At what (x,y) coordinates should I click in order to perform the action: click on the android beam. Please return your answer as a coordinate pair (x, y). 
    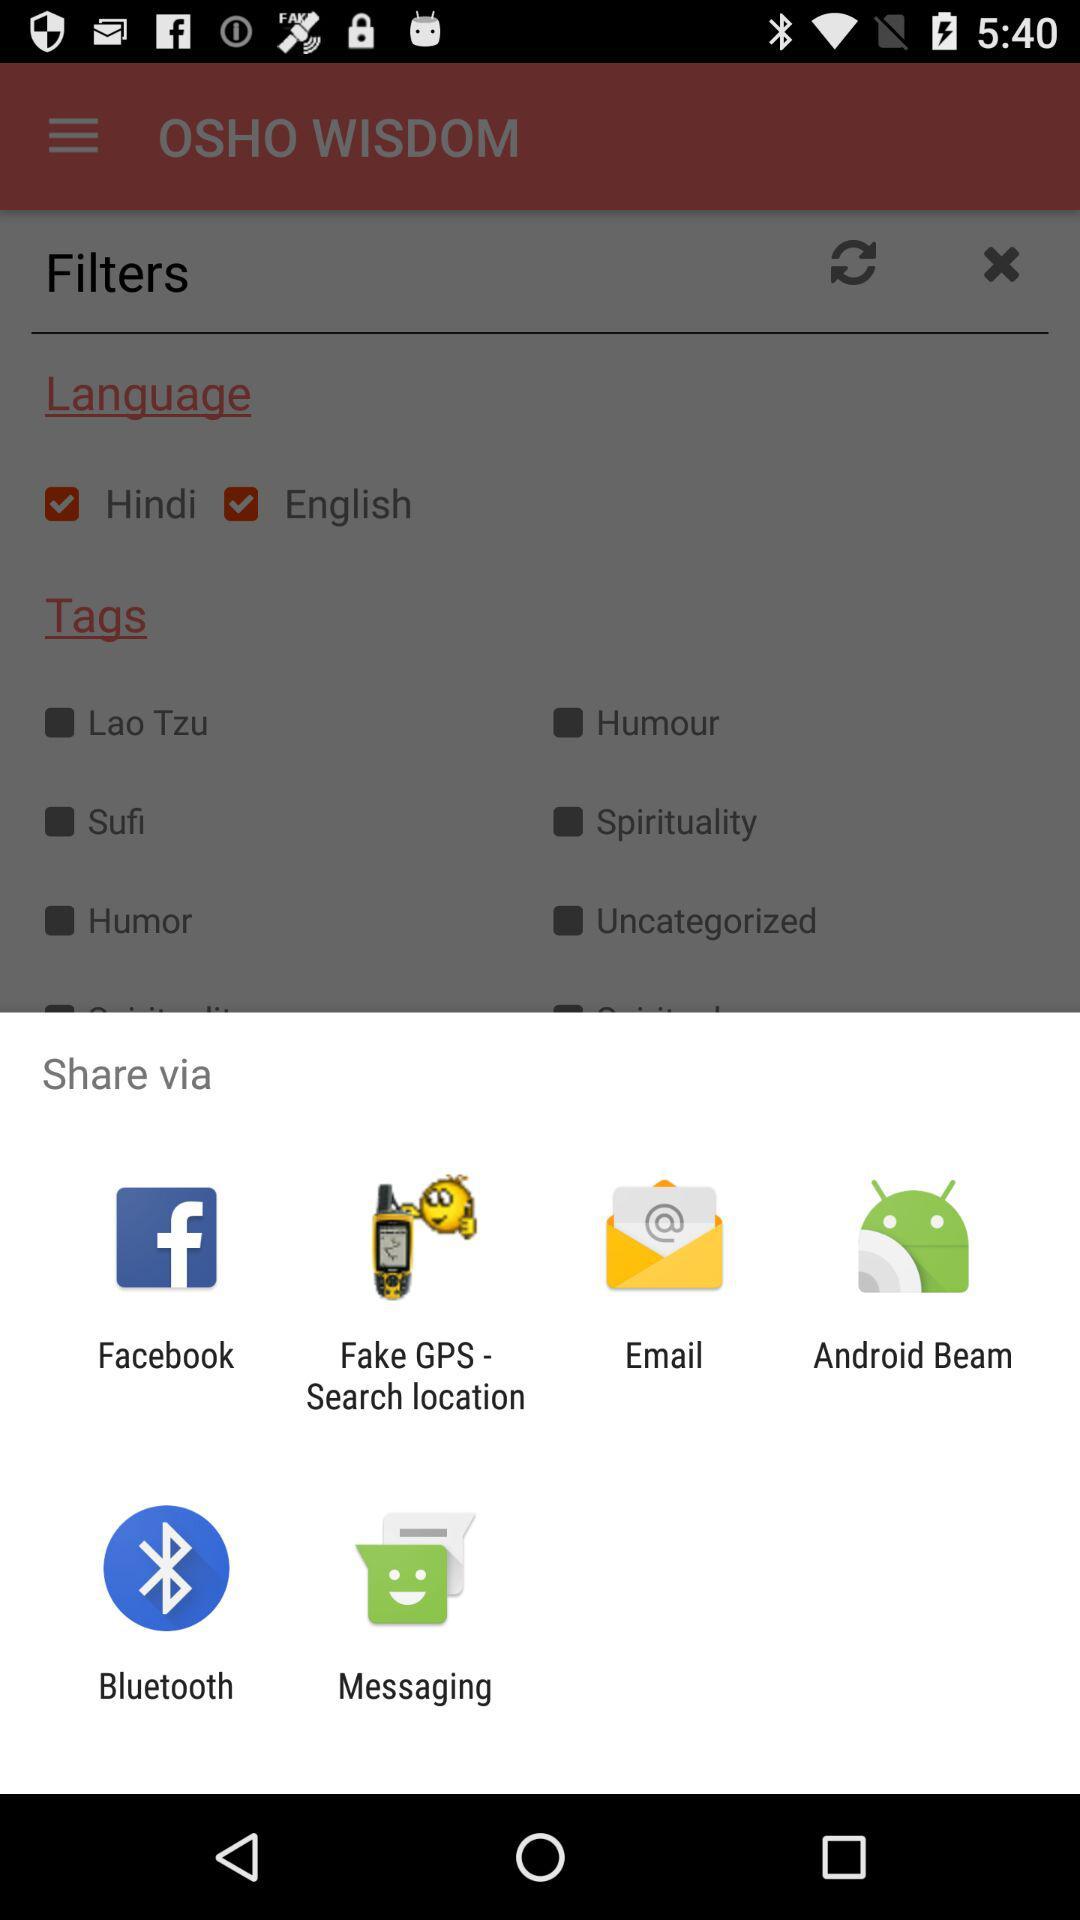
    Looking at the image, I should click on (913, 1374).